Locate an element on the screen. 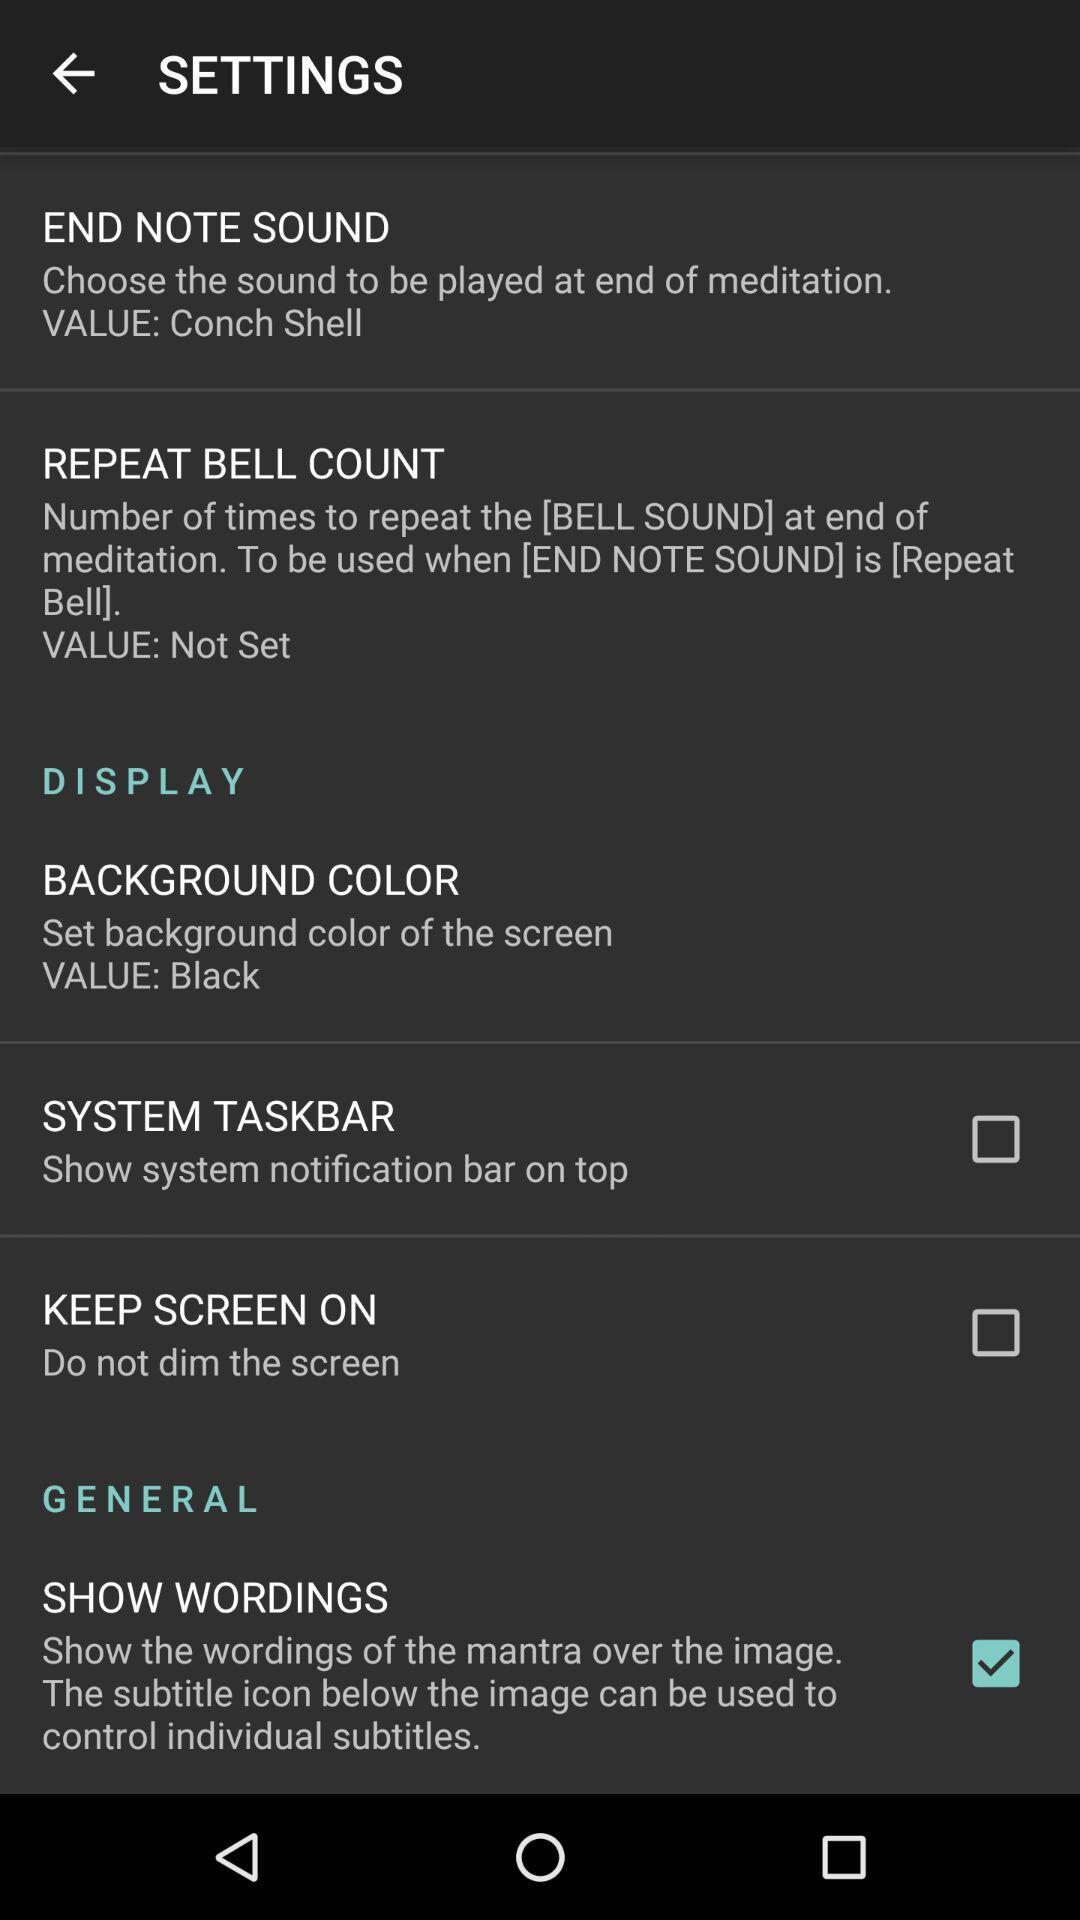 The image size is (1080, 1920). app to the left of settings is located at coordinates (72, 73).